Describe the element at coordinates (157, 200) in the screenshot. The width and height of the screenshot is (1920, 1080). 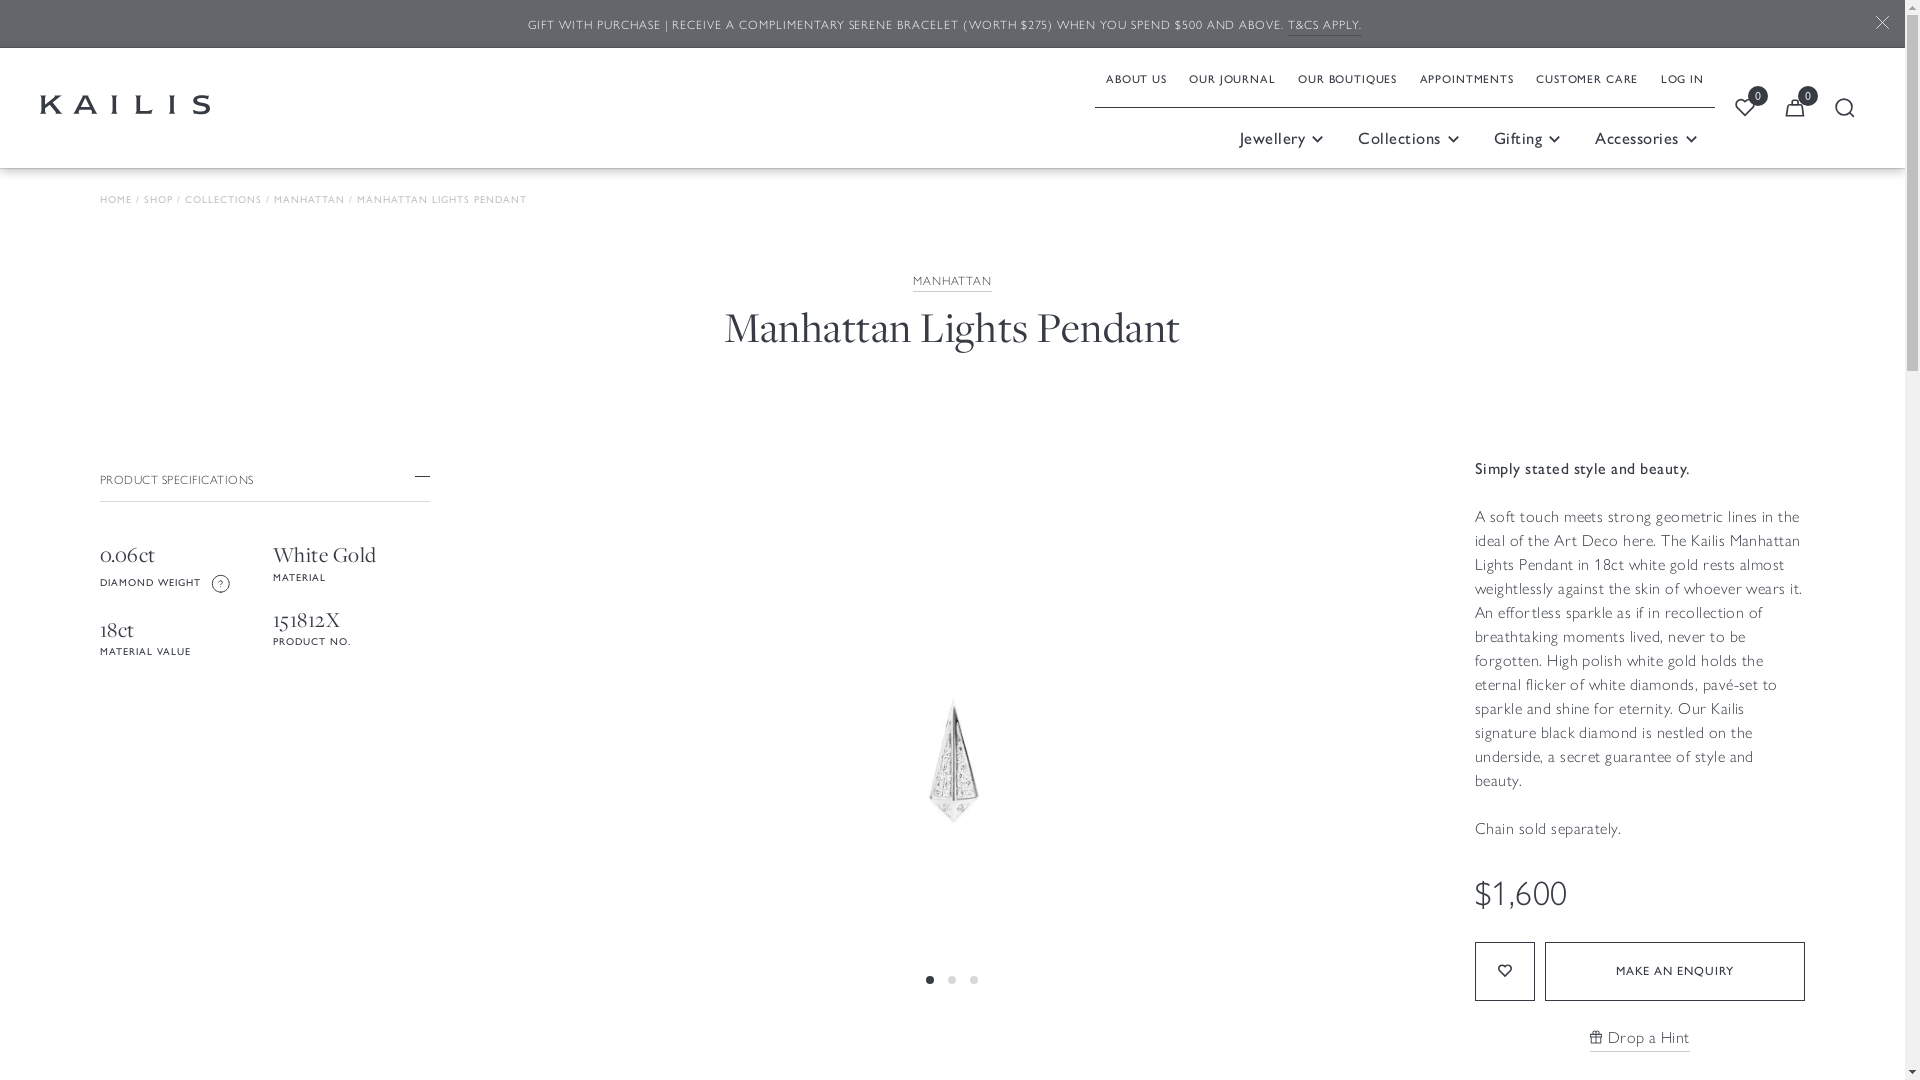
I see `'SHOP'` at that location.